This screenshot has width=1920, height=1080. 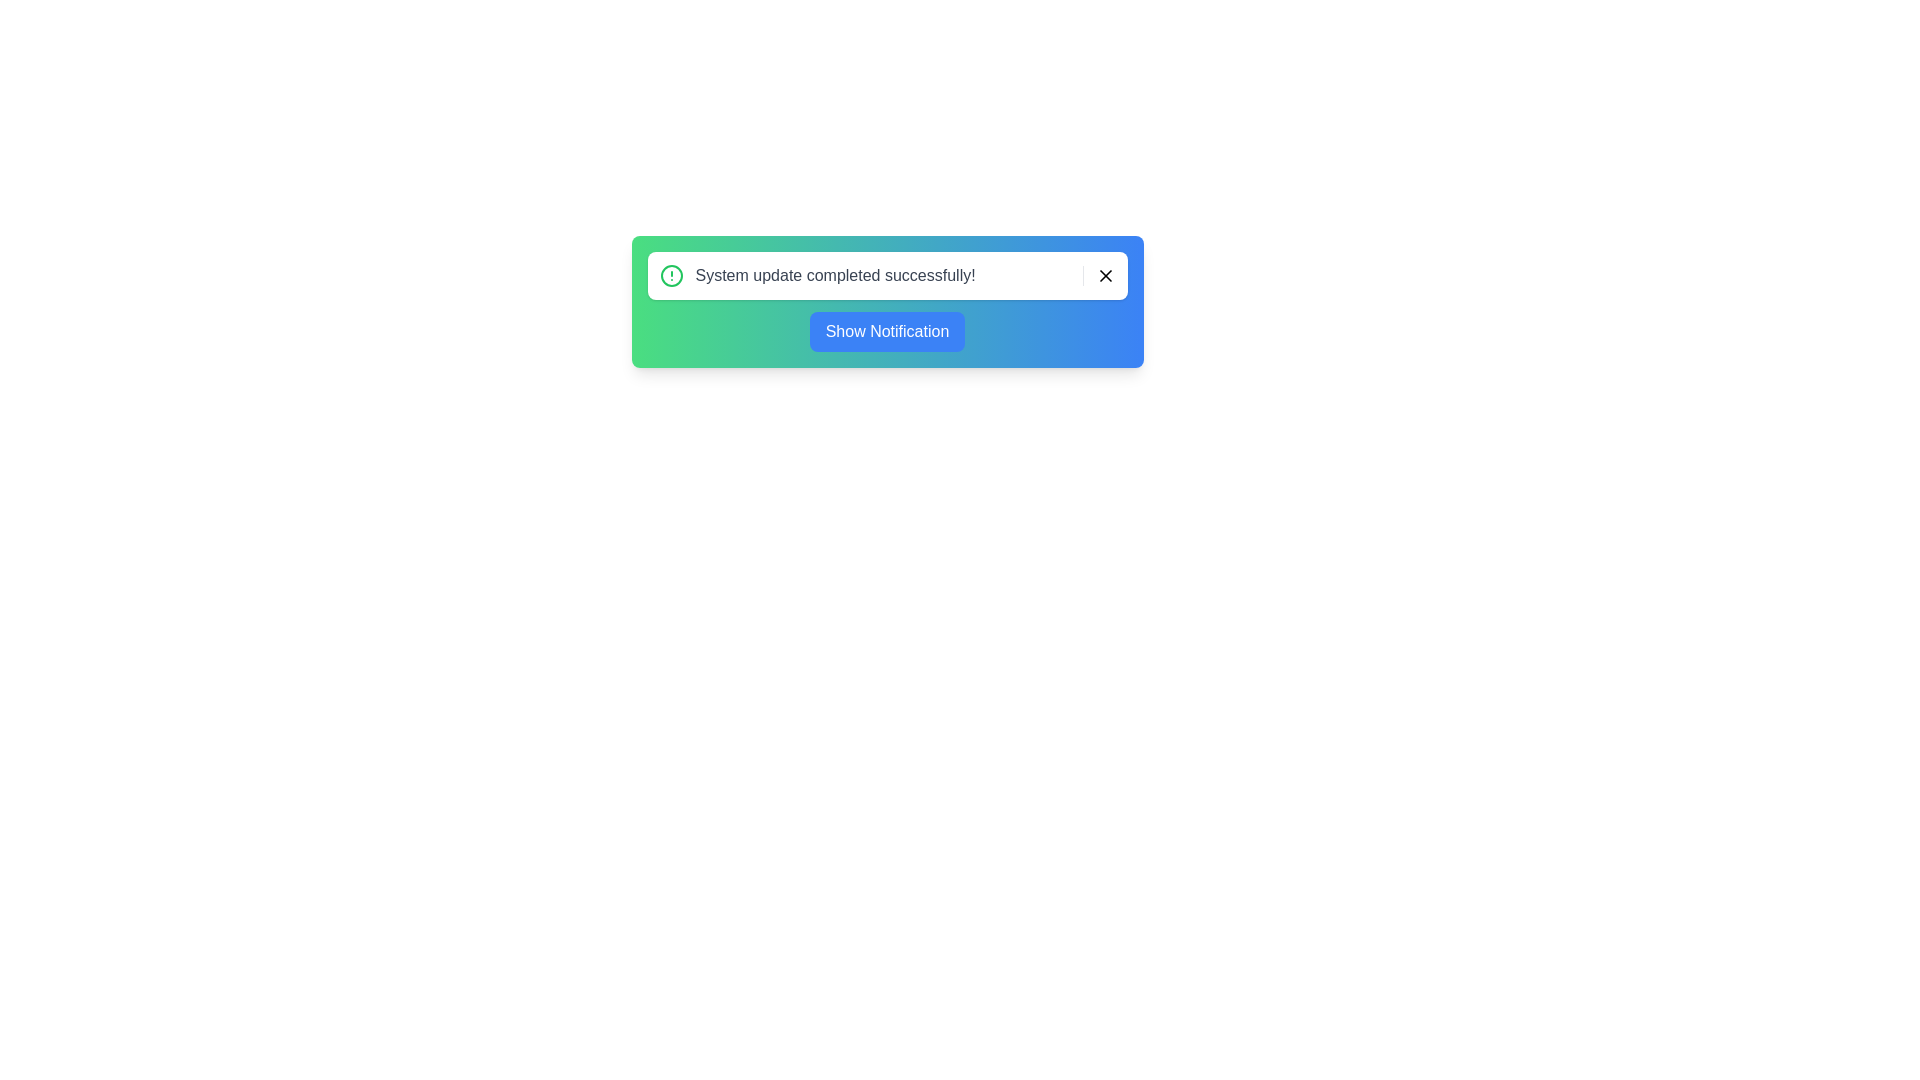 What do you see at coordinates (1098, 276) in the screenshot?
I see `the dismiss button located on the far right side of the notification alert box, which closes the alert when clicked` at bounding box center [1098, 276].